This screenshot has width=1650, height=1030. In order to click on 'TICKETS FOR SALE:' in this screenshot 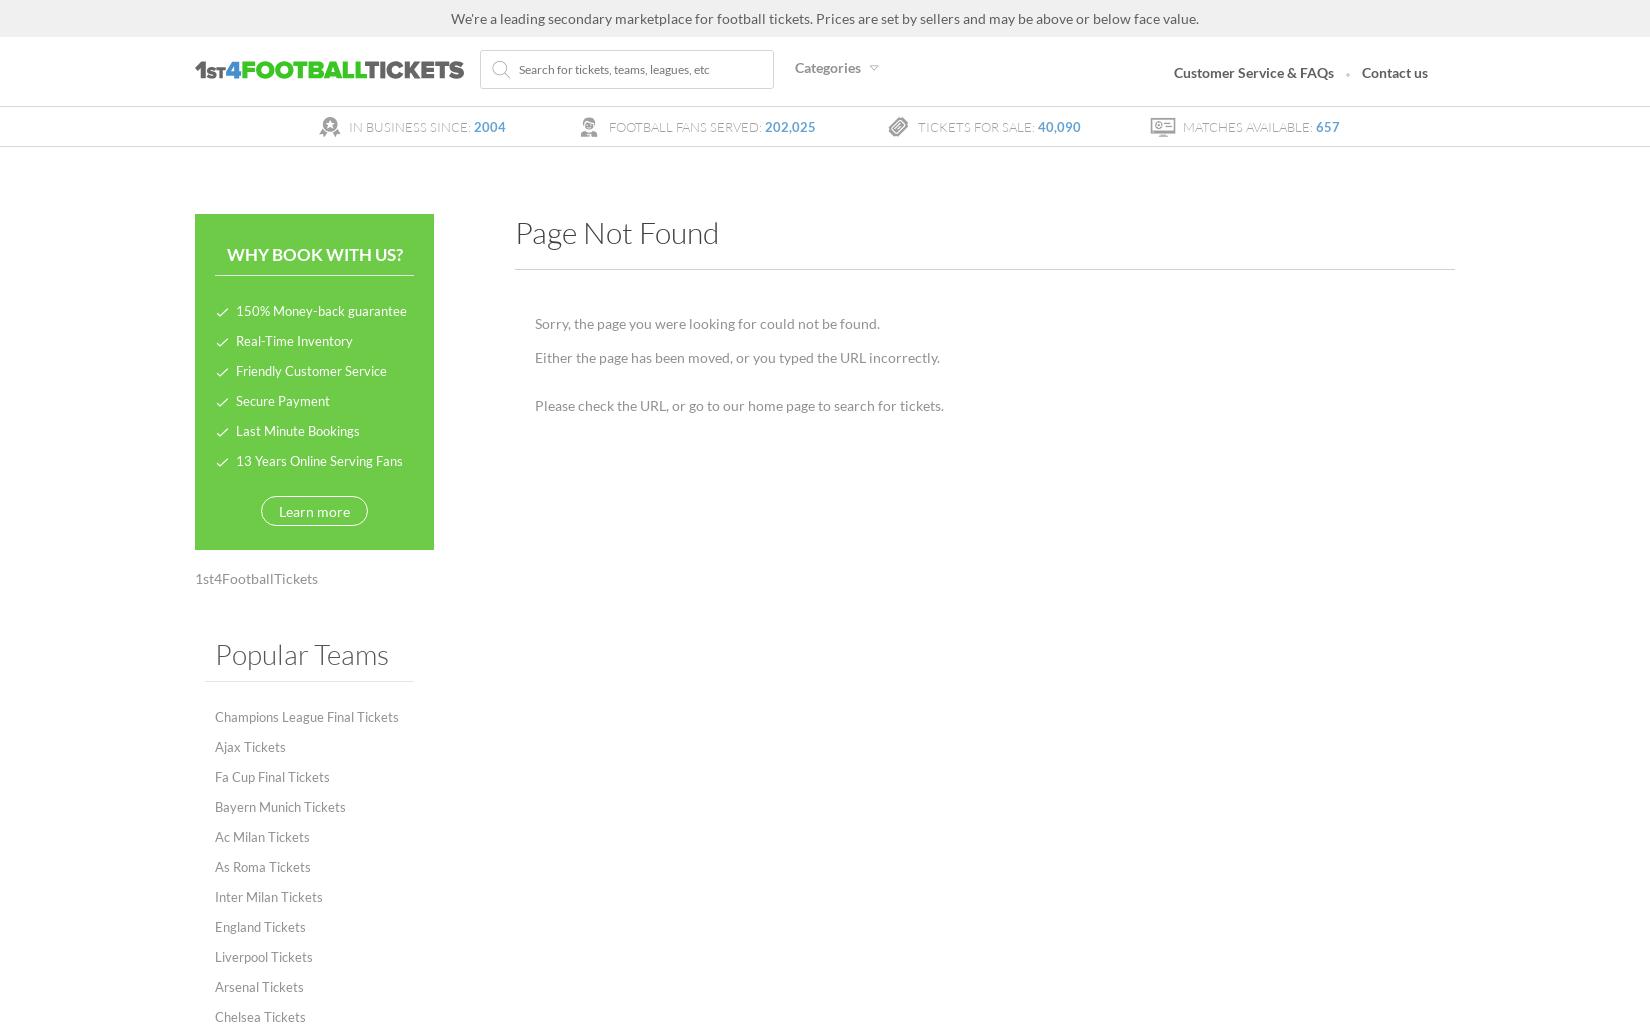, I will do `click(976, 125)`.